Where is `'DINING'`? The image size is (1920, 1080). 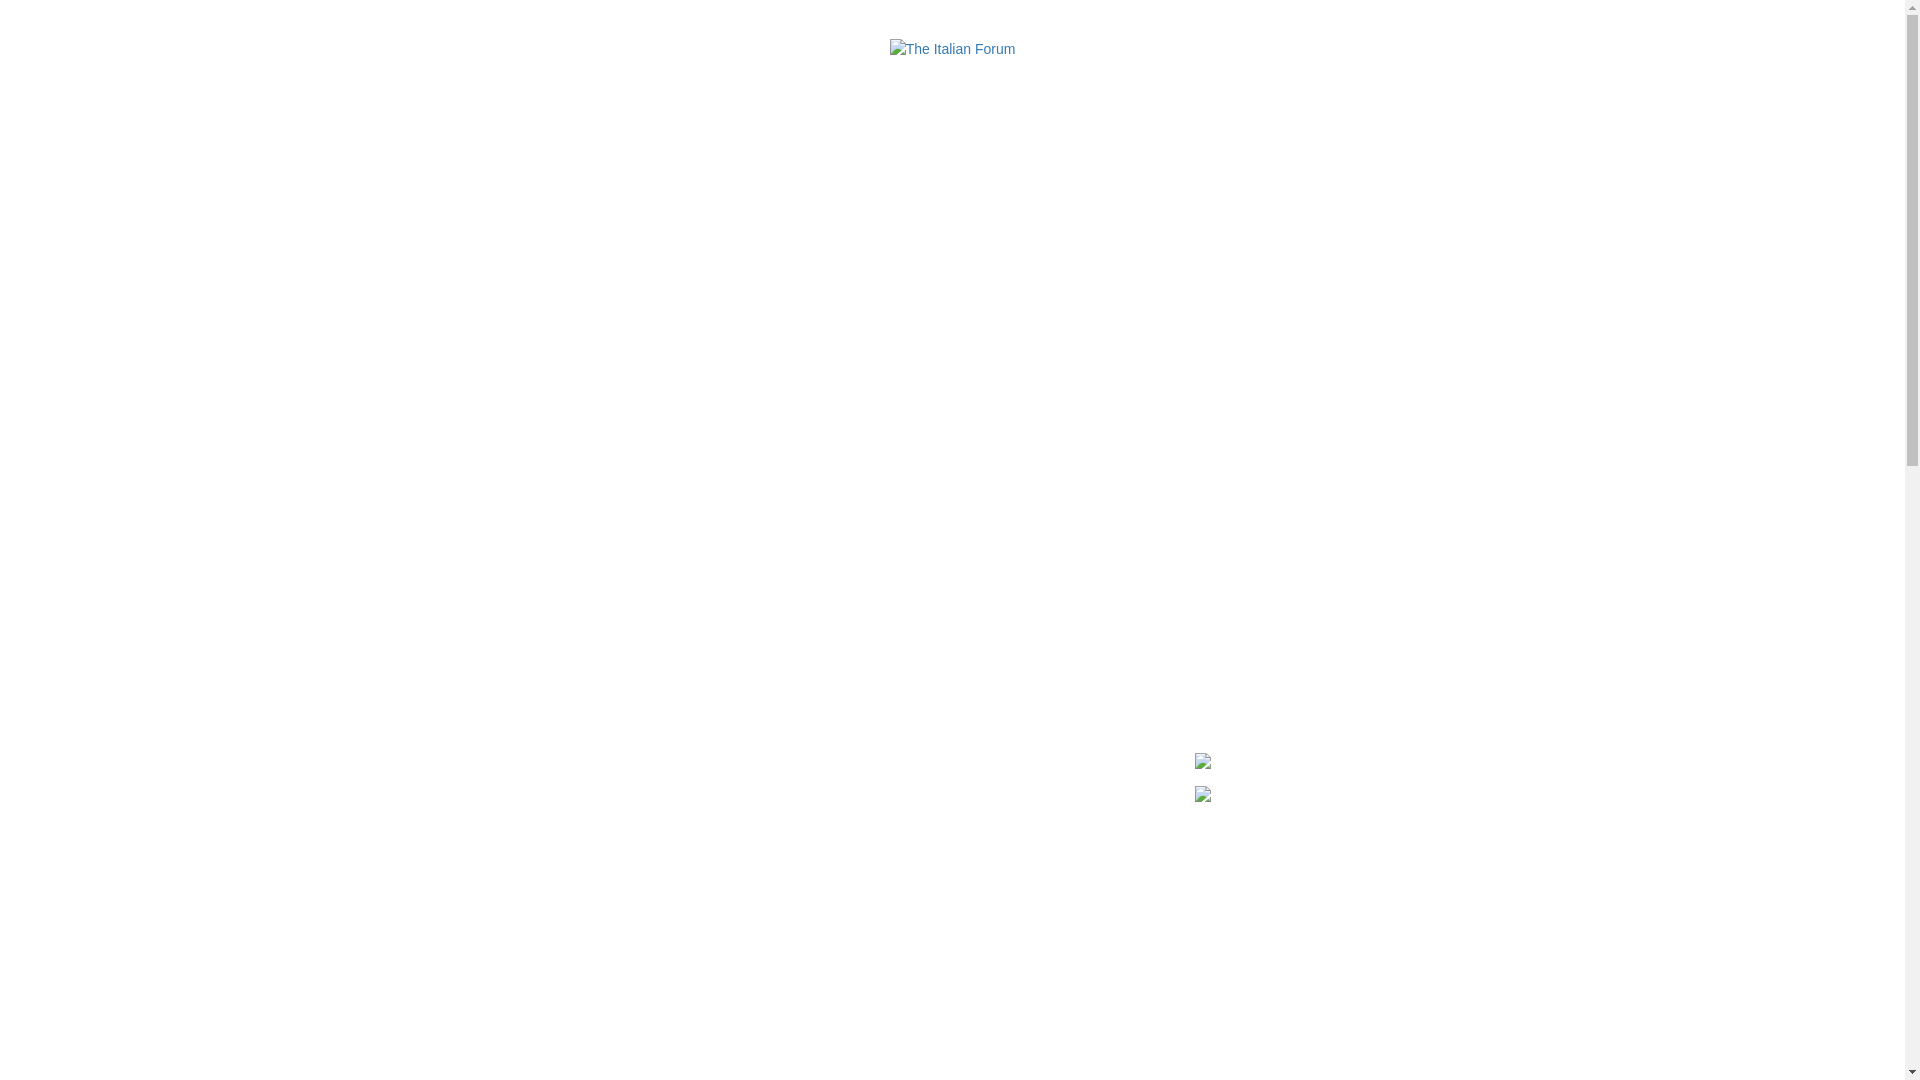 'DINING' is located at coordinates (572, 63).